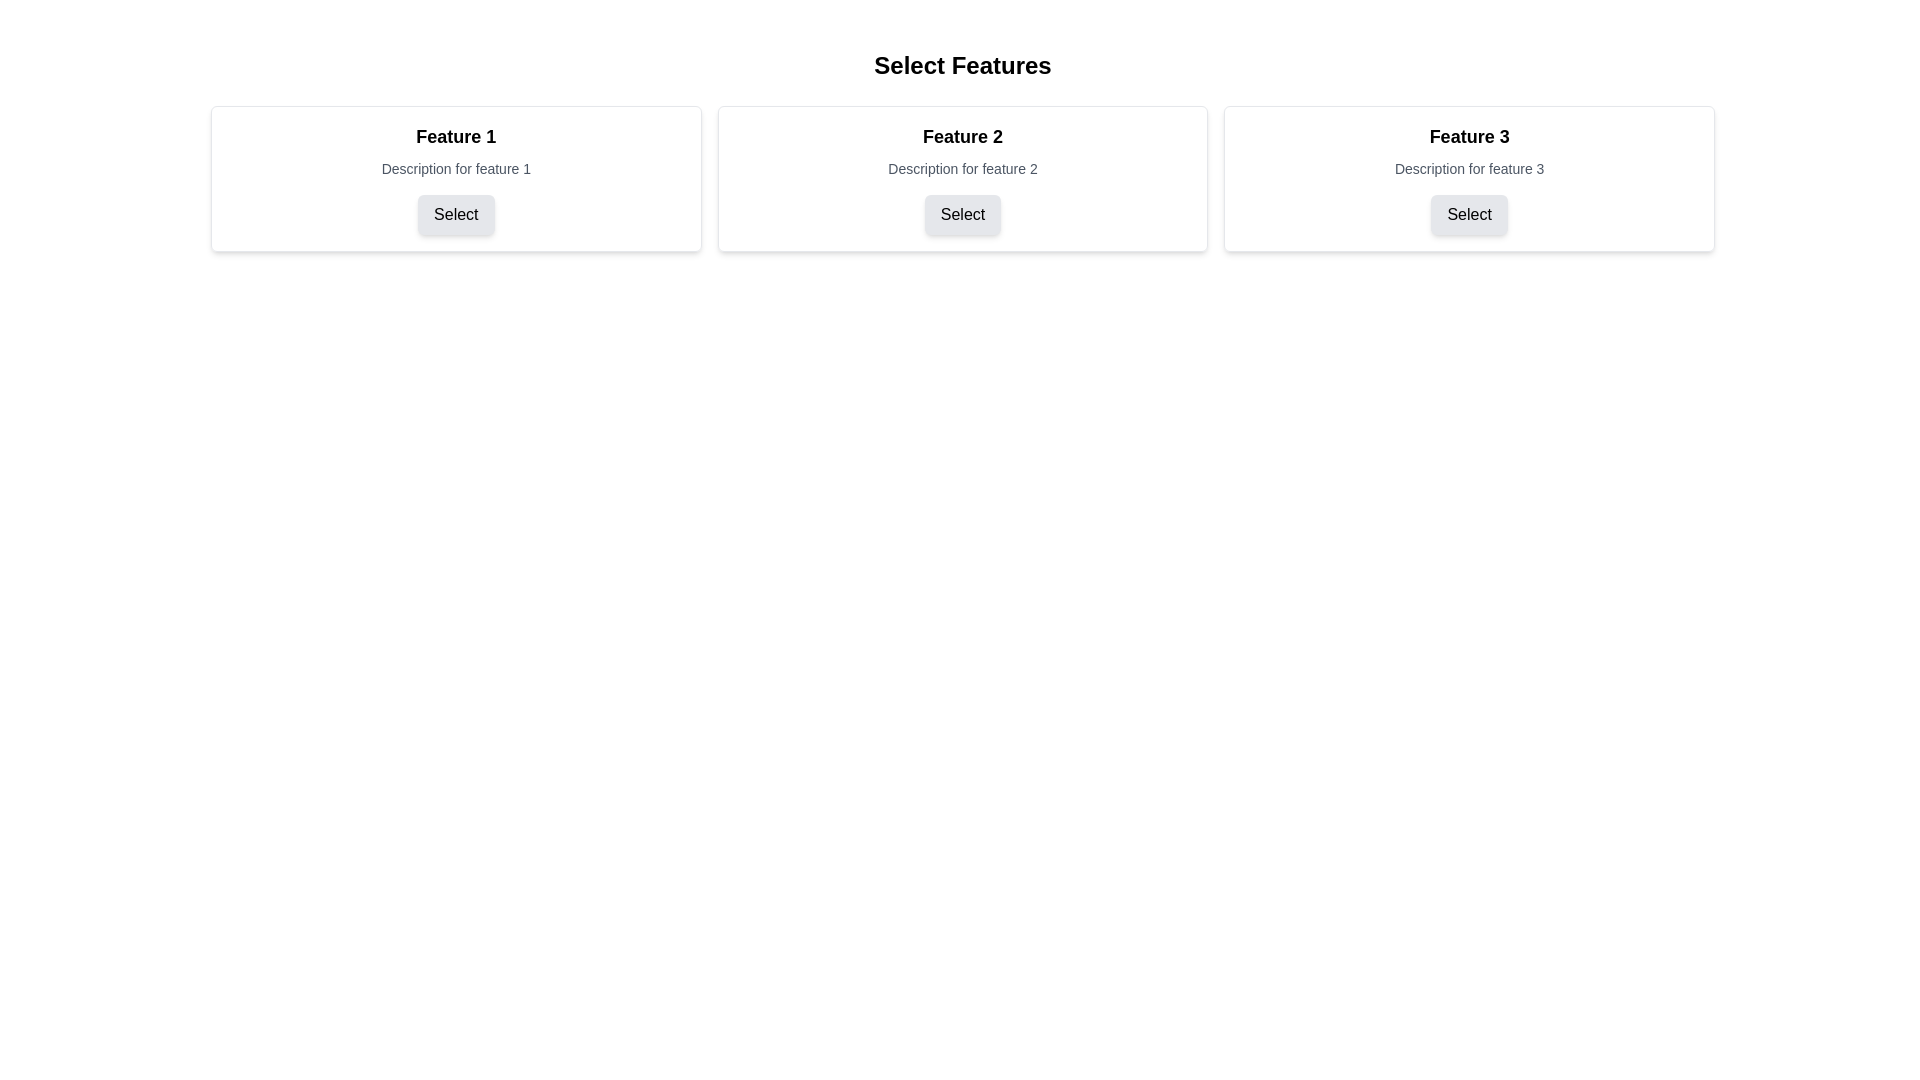  What do you see at coordinates (963, 215) in the screenshot?
I see `the 'Select' button located at the bottom of the 'Feature 2' card, below the description text 'Description for feature 2'` at bounding box center [963, 215].